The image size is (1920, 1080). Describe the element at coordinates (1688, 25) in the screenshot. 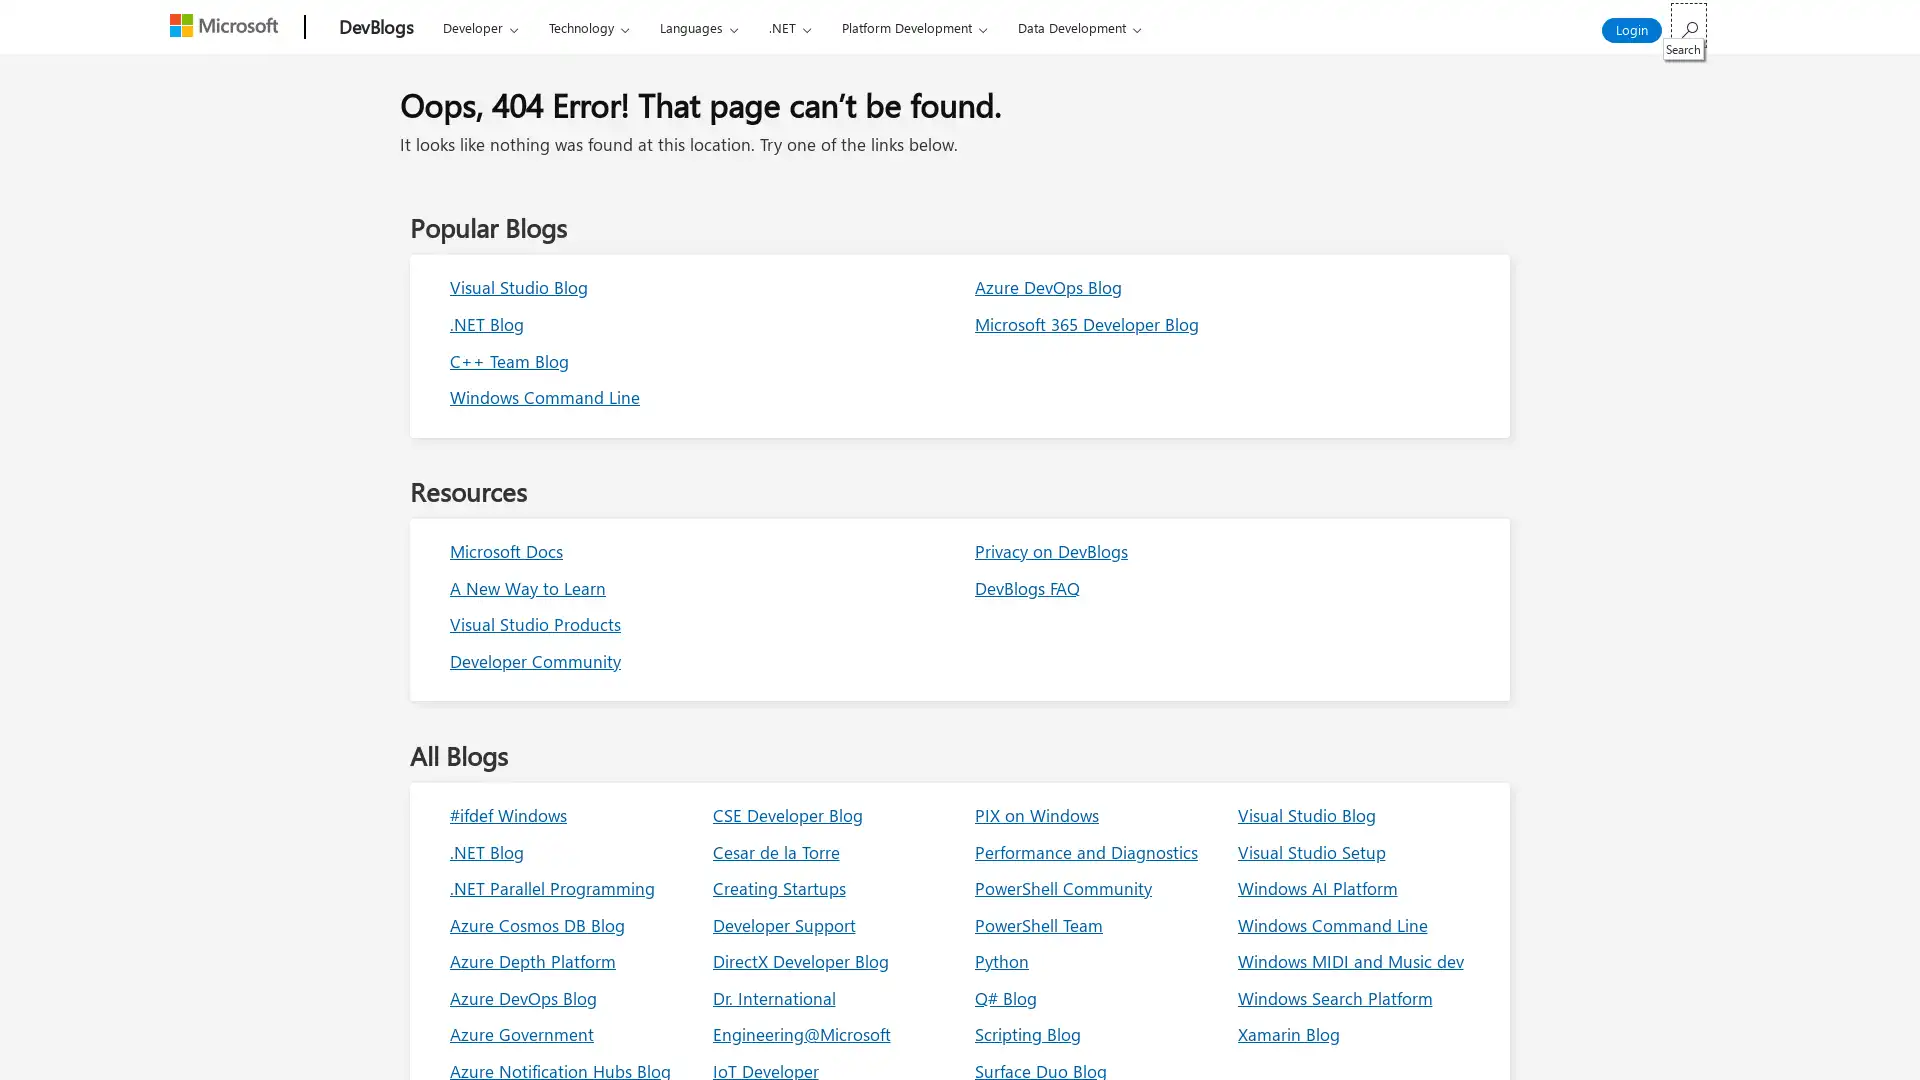

I see `Search` at that location.